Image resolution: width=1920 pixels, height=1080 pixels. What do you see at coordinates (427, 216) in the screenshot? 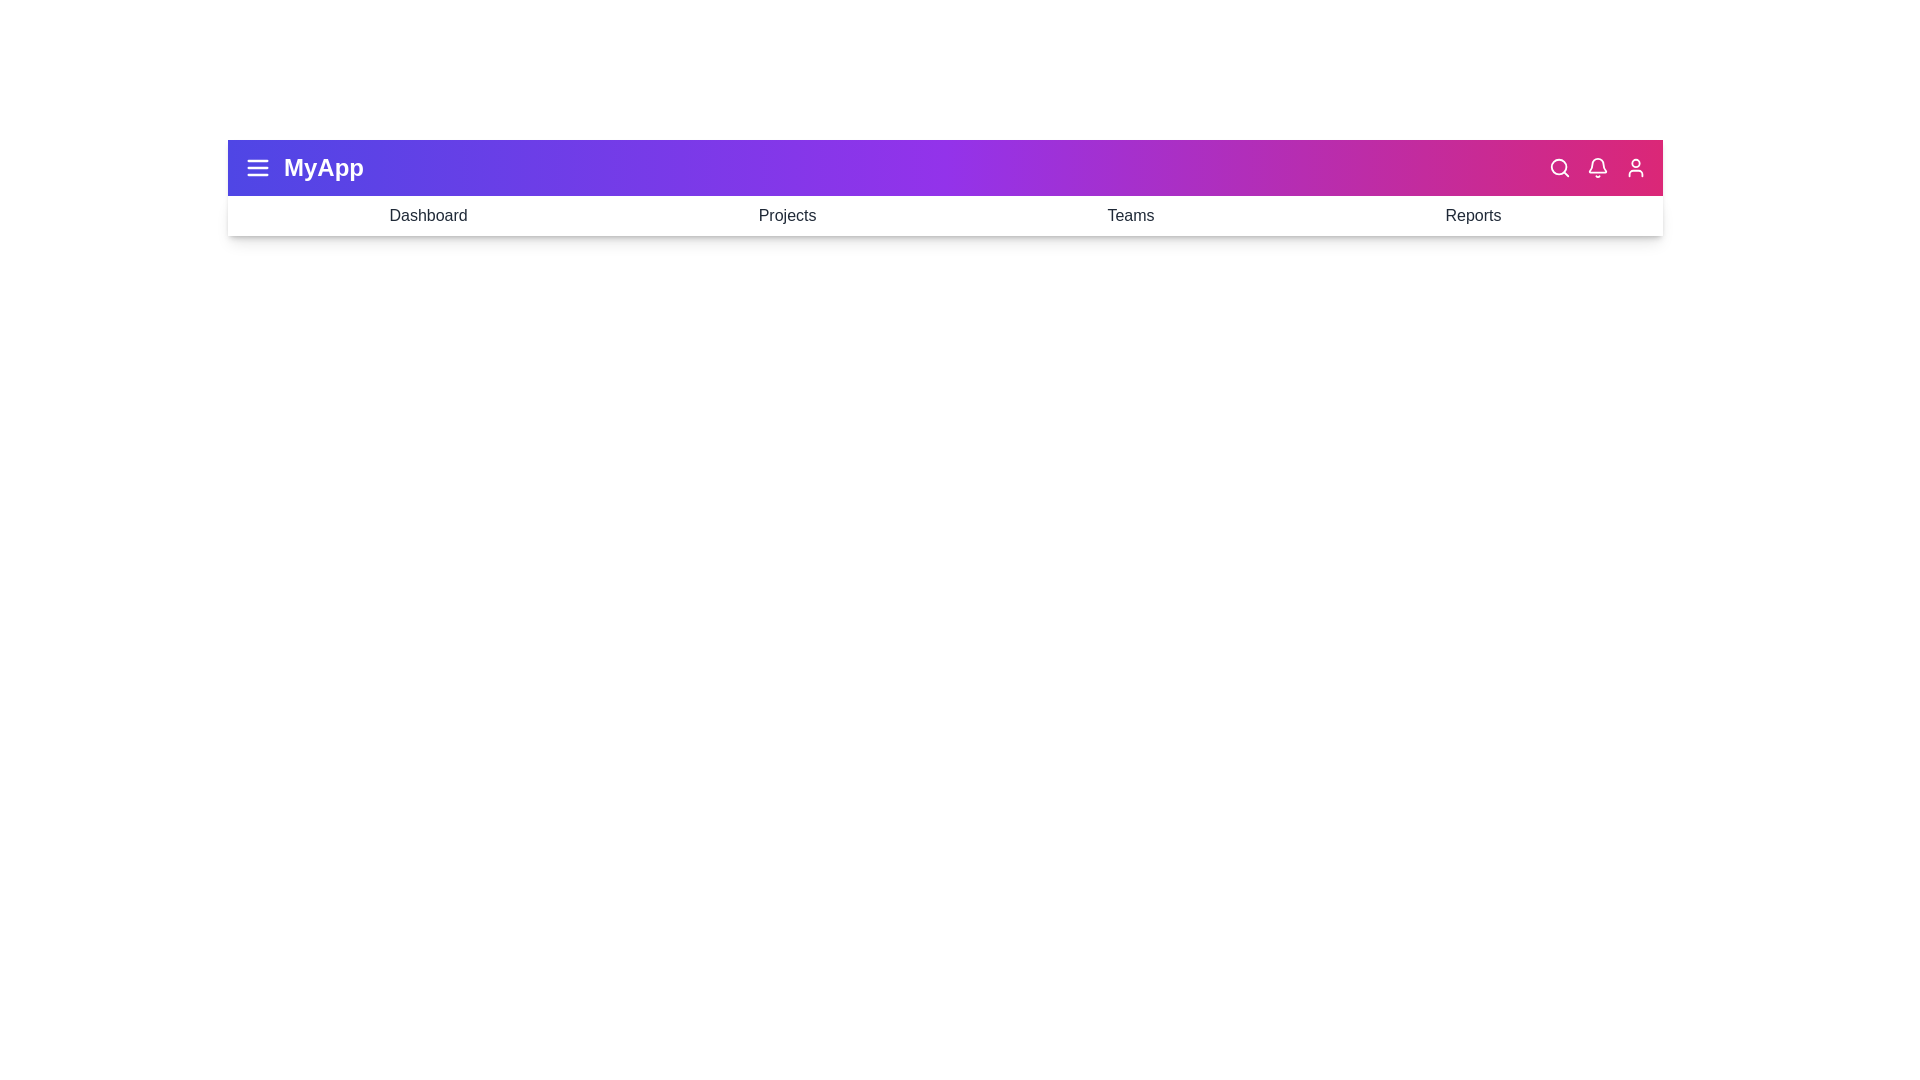
I see `the navigation menu item Dashboard` at bounding box center [427, 216].